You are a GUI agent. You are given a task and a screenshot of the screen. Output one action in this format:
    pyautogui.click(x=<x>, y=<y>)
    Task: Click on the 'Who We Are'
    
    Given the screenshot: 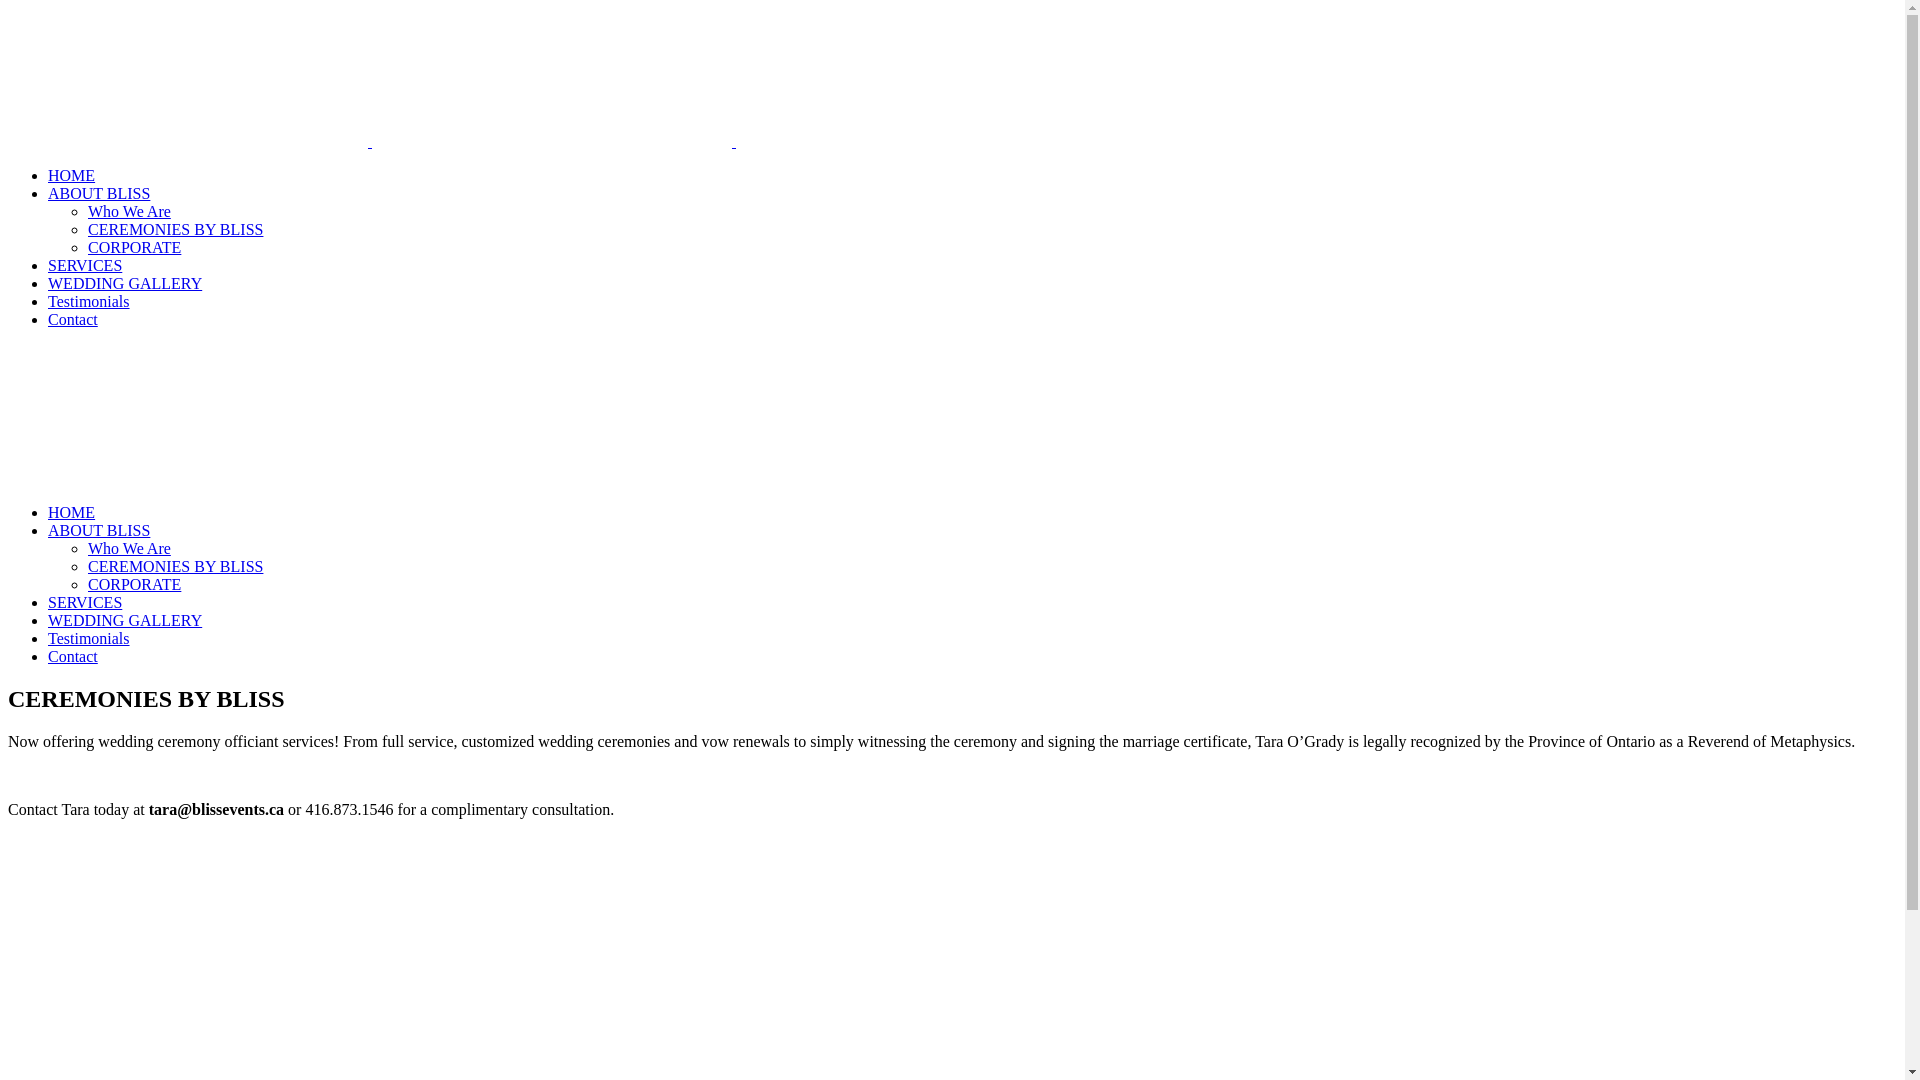 What is the action you would take?
    pyautogui.click(x=128, y=548)
    